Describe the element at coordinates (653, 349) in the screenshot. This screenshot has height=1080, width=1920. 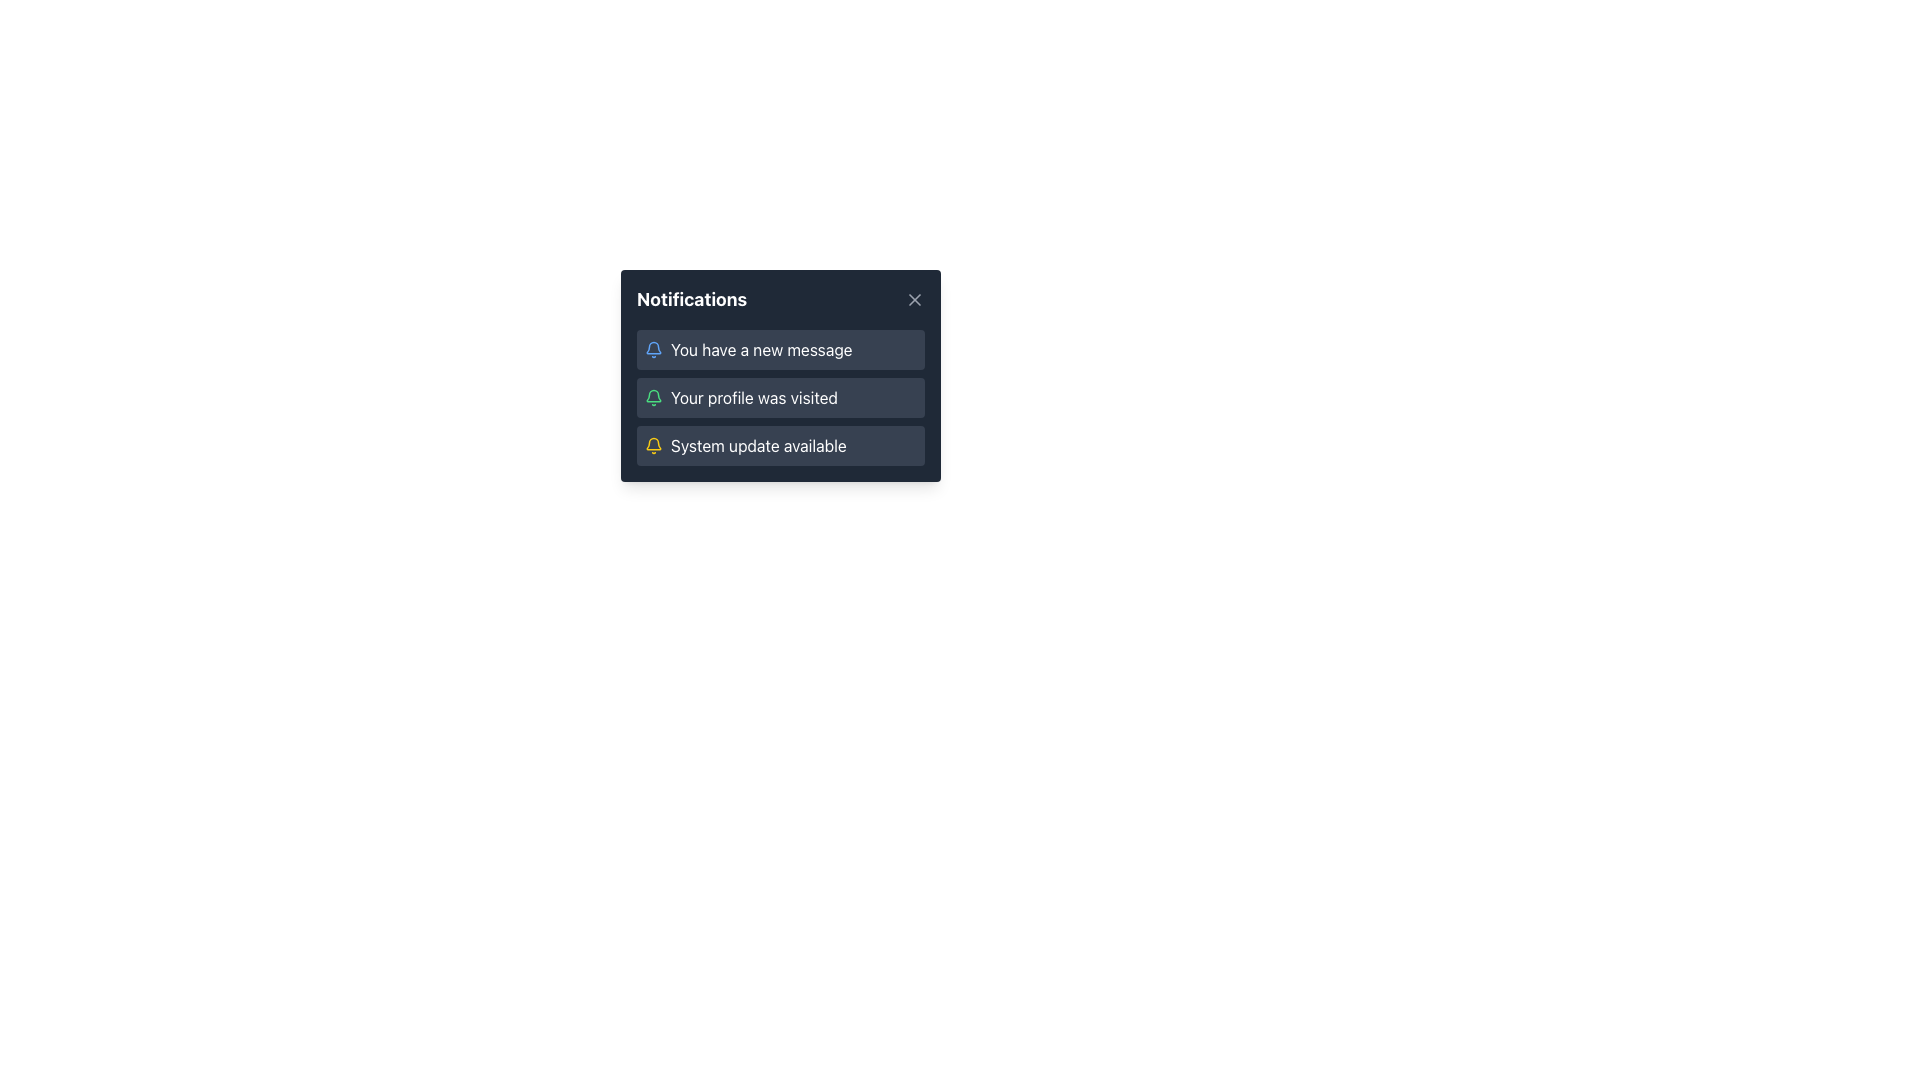
I see `the notification icon indicating 'You have a new message'` at that location.